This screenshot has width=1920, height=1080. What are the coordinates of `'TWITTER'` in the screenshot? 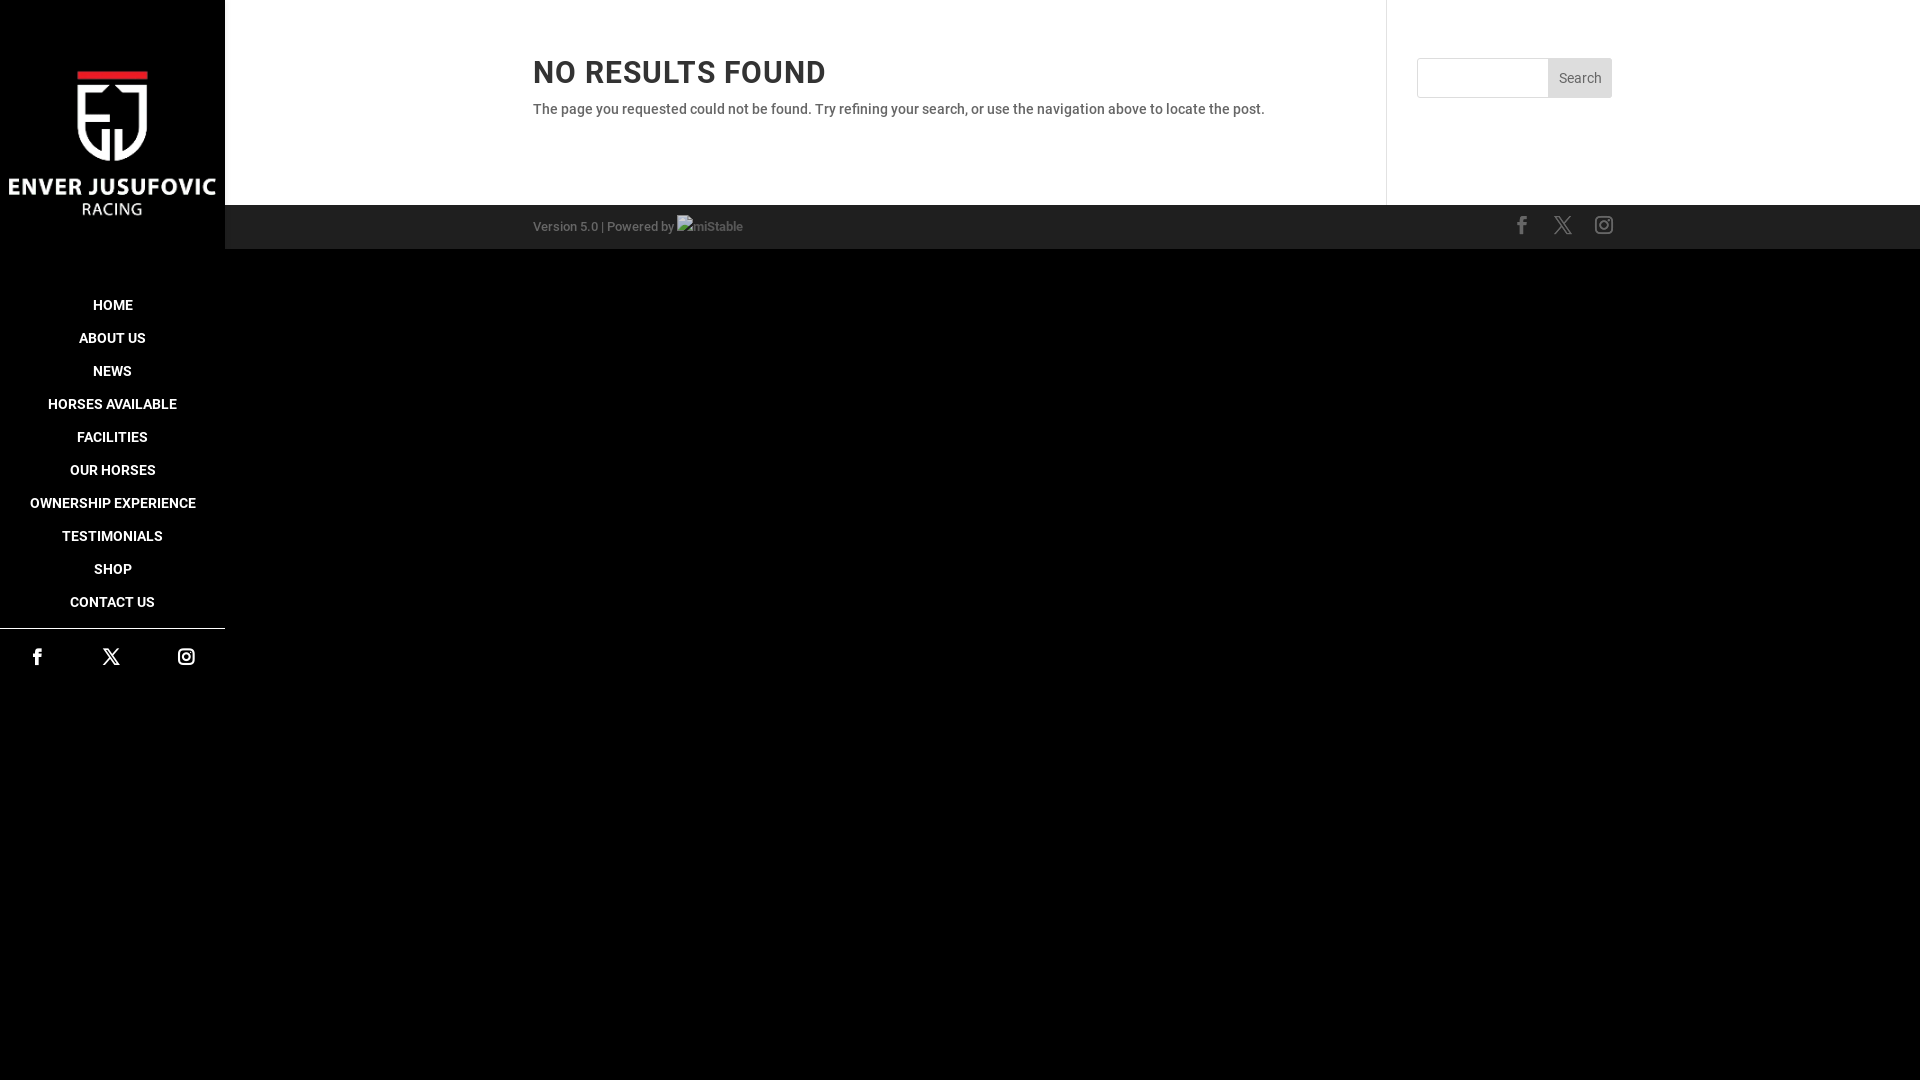 It's located at (109, 658).